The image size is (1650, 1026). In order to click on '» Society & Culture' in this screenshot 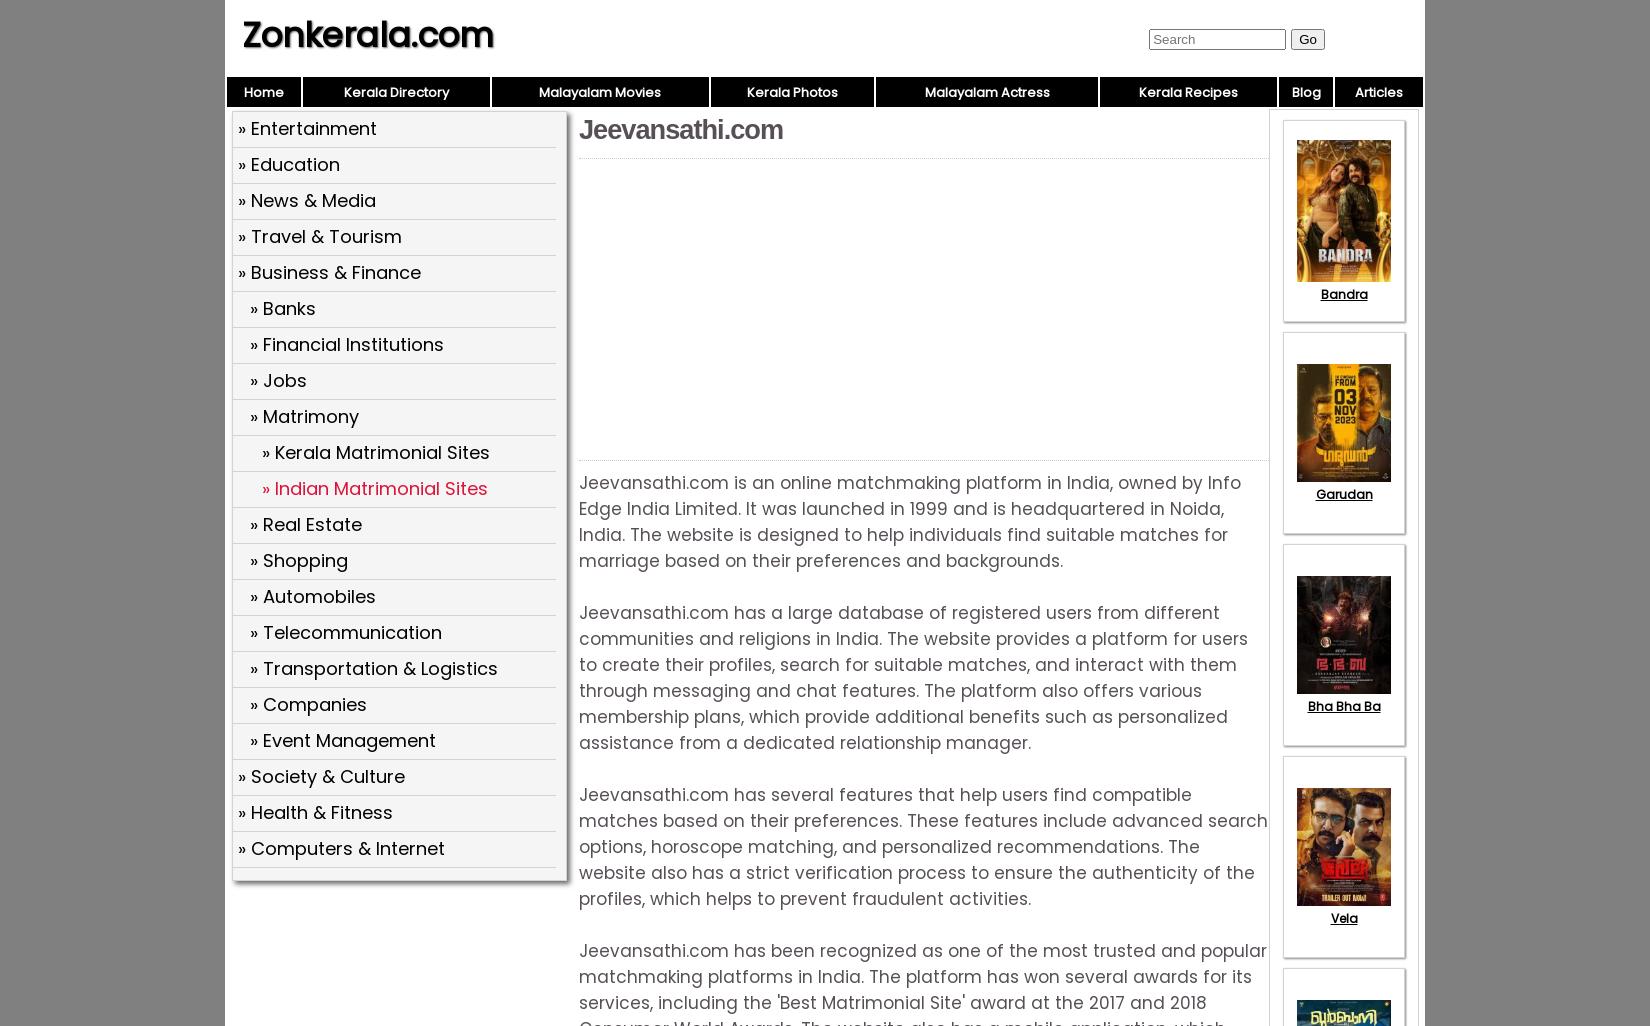, I will do `click(321, 775)`.